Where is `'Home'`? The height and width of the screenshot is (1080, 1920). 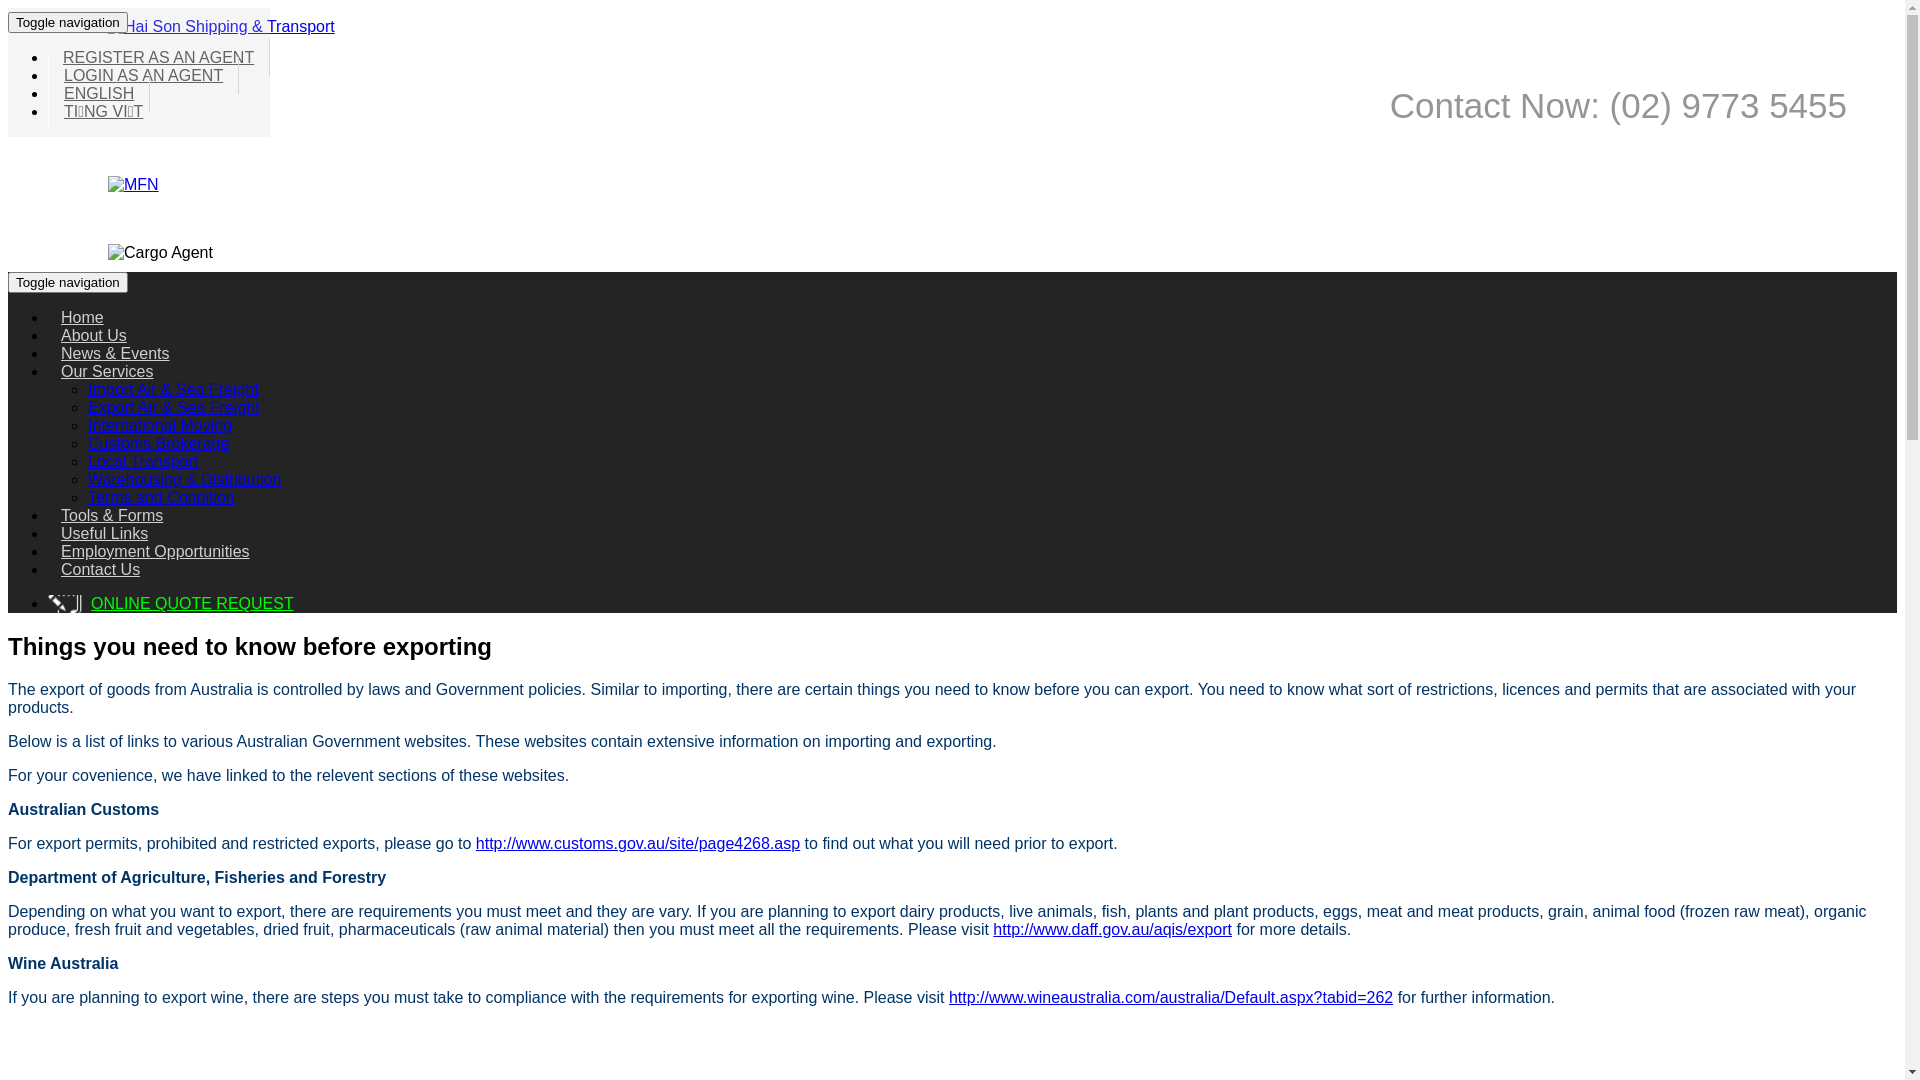
'Home' is located at coordinates (81, 316).